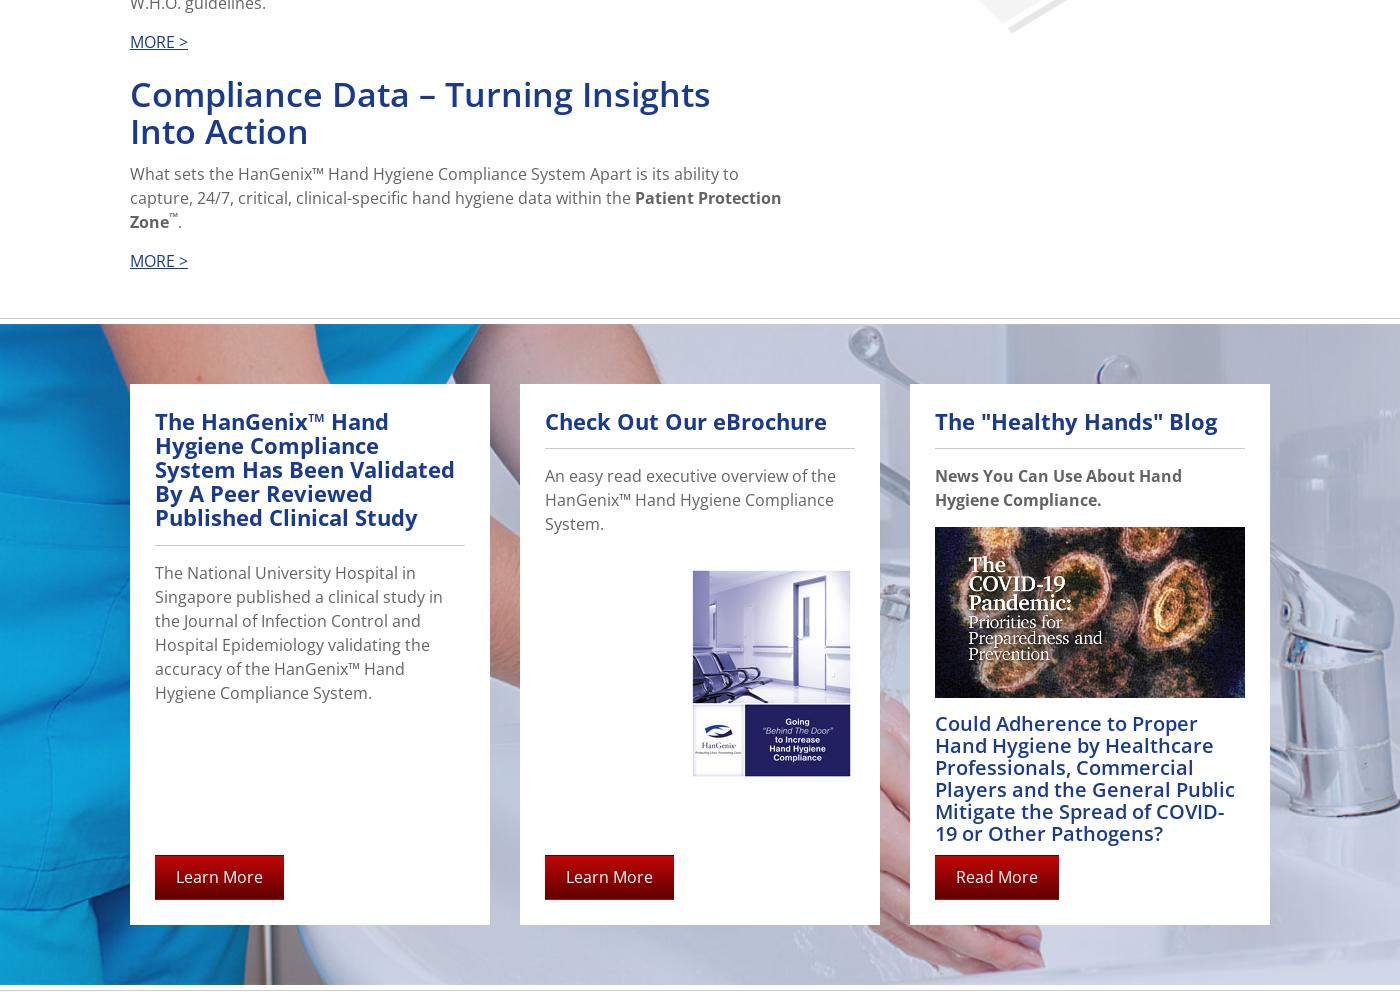 This screenshot has width=1400, height=992. Describe the element at coordinates (1085, 777) in the screenshot. I see `'Could Adherence to Proper Hand Hygiene by Healthcare Professionals, Commercial Players and the General Public Mitigate the Spread of COVID-19 or Other Pathogens?'` at that location.